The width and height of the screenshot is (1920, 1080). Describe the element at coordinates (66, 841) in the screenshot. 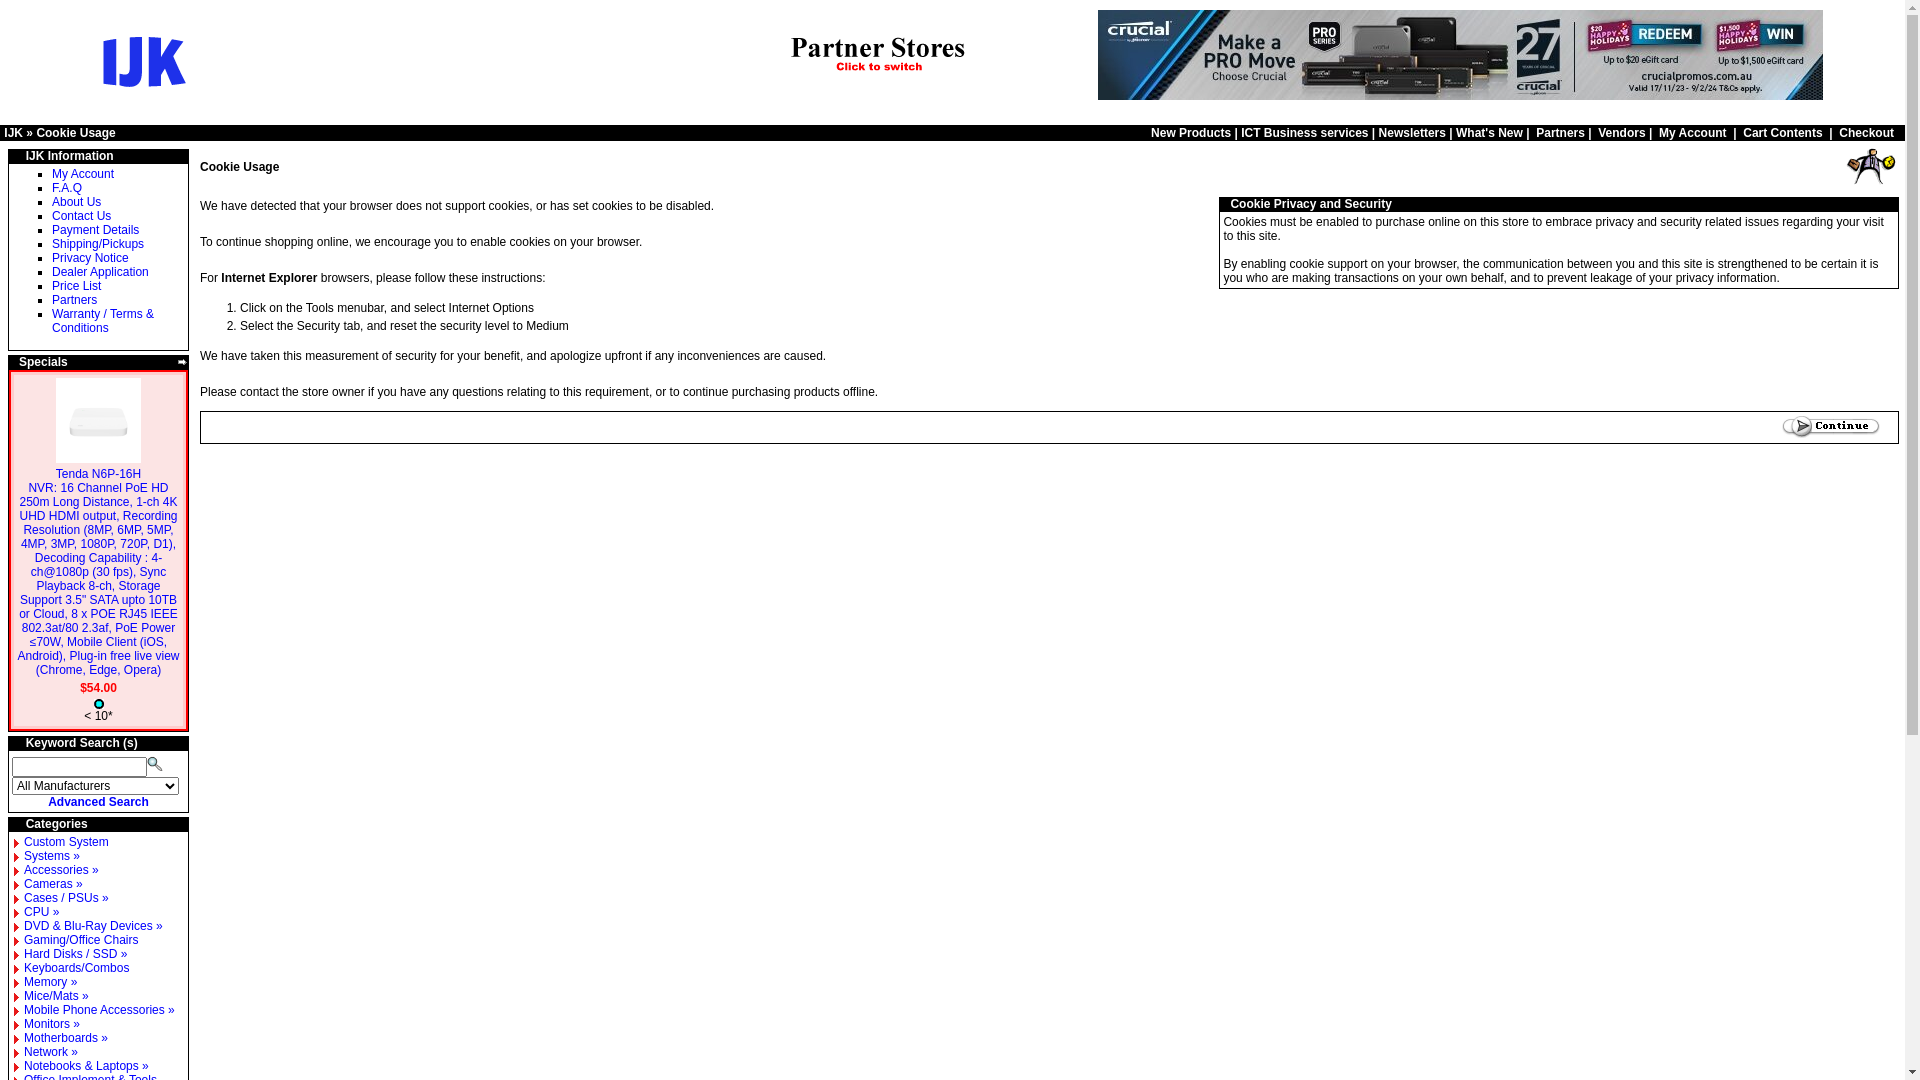

I see `'Custom System'` at that location.